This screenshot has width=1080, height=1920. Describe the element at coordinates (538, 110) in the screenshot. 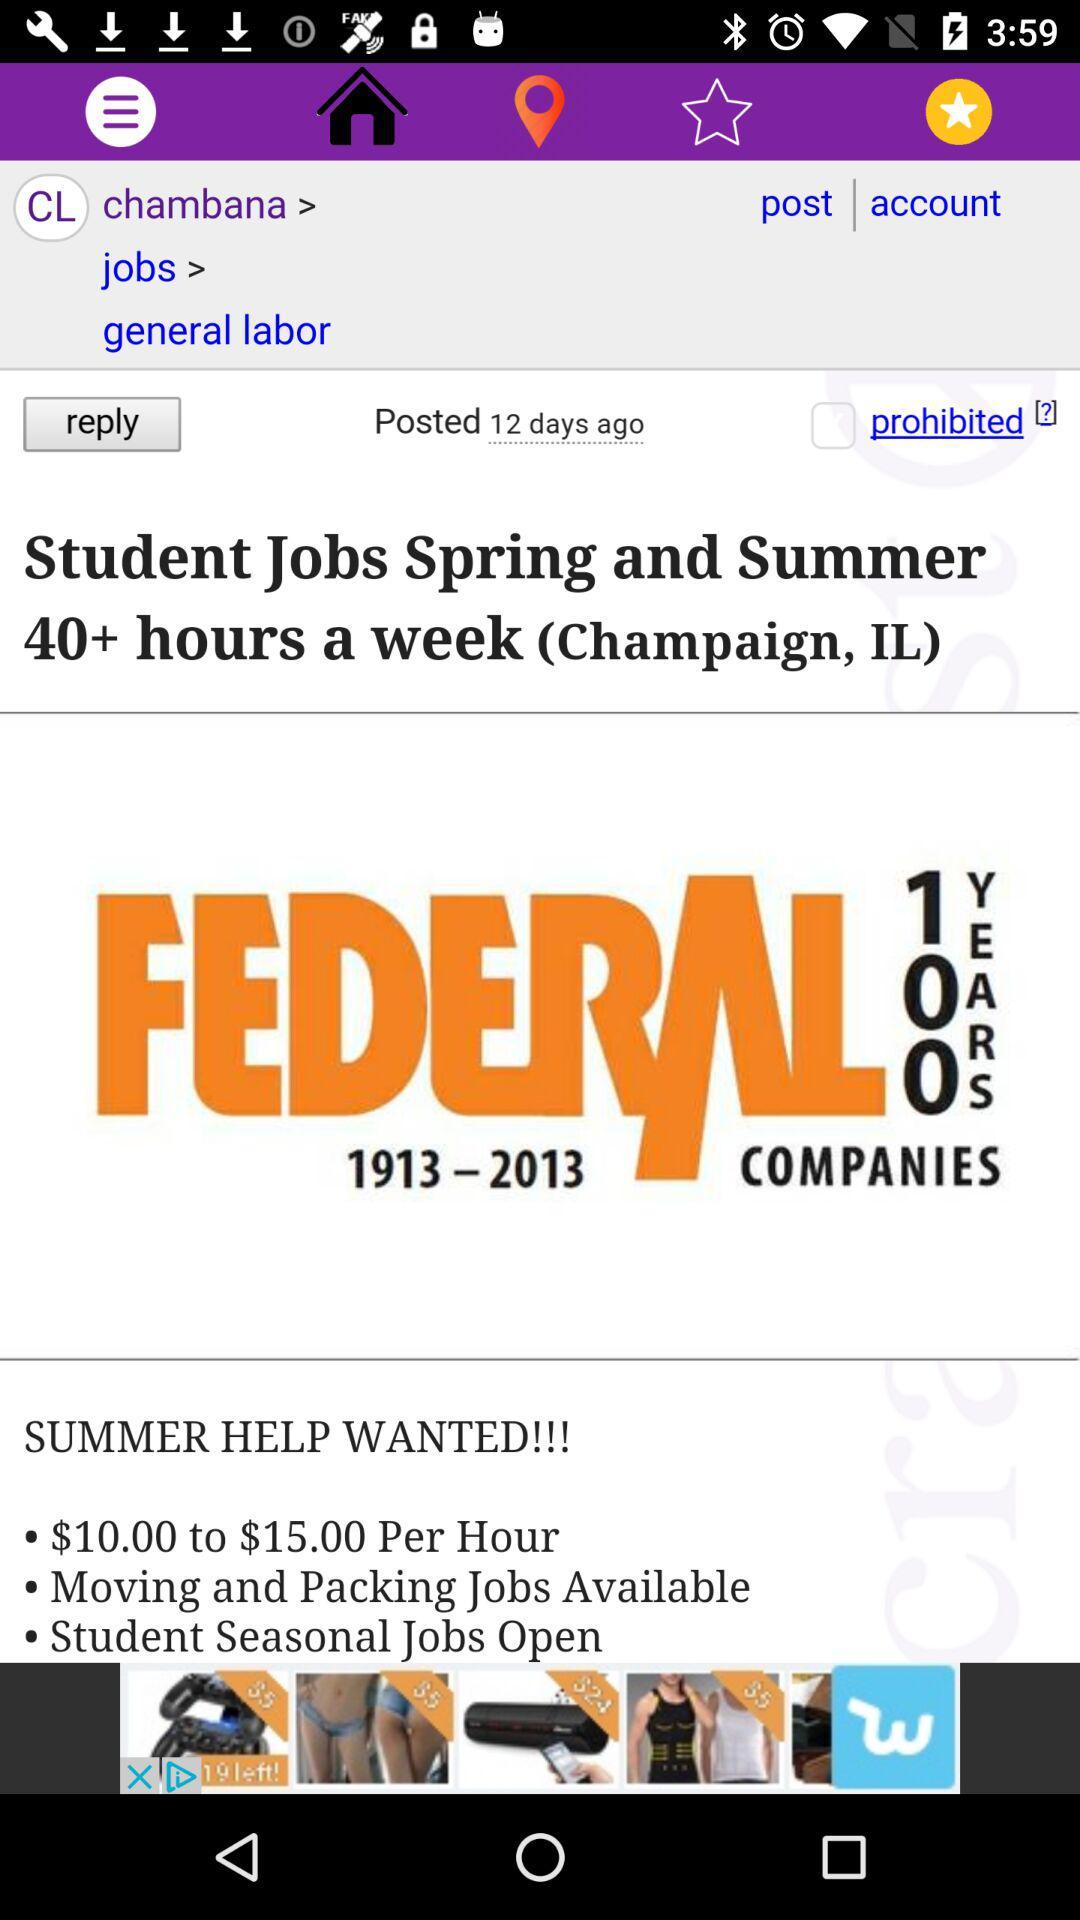

I see `location` at that location.